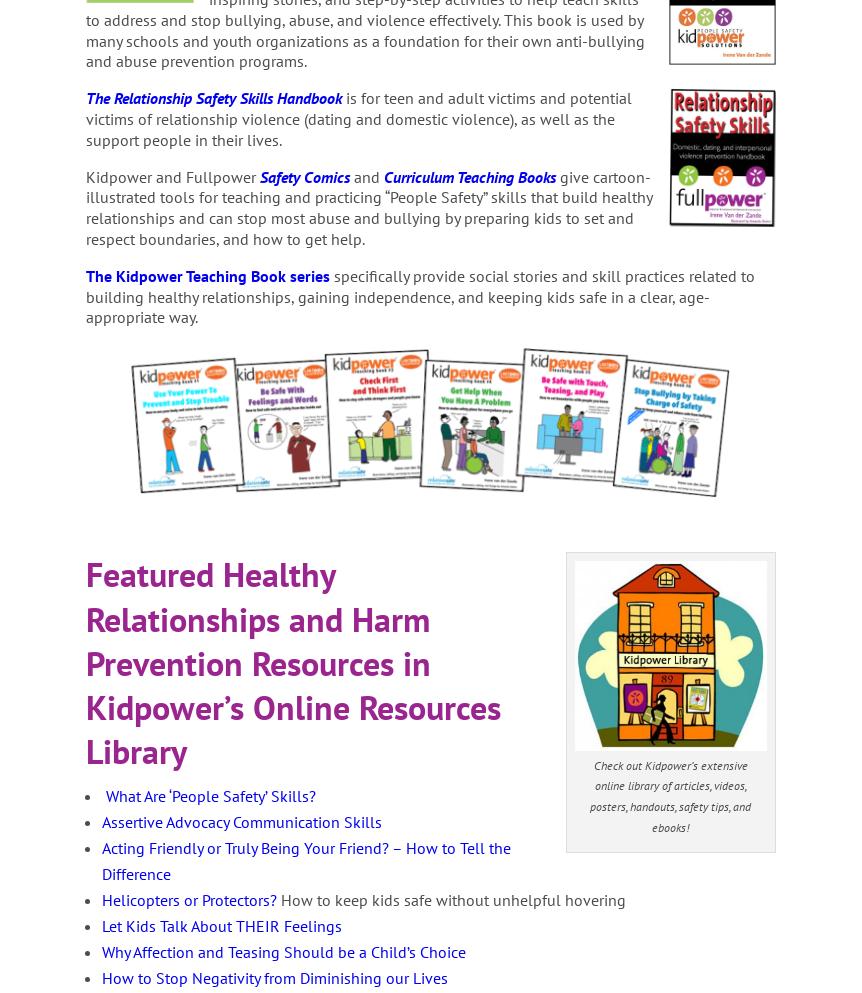 The width and height of the screenshot is (862, 993). I want to click on 'Helicopters or Protectors?', so click(189, 899).